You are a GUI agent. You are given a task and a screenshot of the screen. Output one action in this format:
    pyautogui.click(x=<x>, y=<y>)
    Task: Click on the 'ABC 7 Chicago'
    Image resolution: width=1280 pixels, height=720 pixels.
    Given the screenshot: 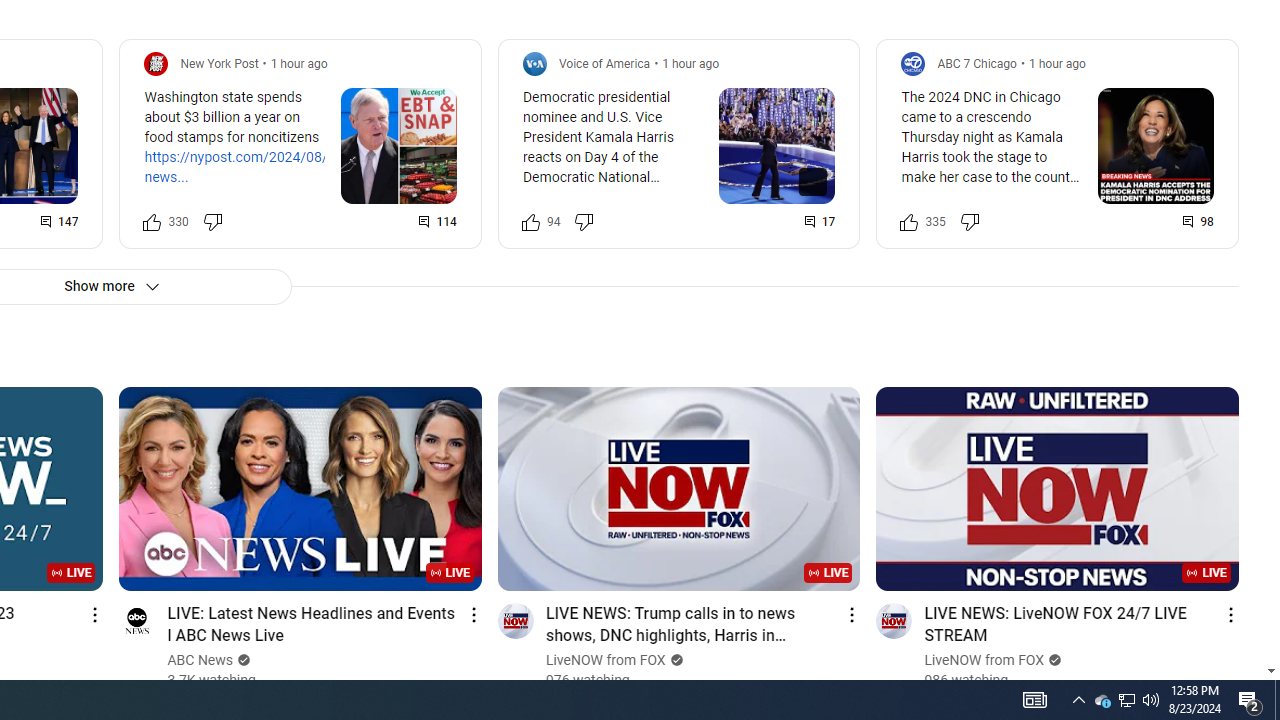 What is the action you would take?
    pyautogui.click(x=977, y=62)
    